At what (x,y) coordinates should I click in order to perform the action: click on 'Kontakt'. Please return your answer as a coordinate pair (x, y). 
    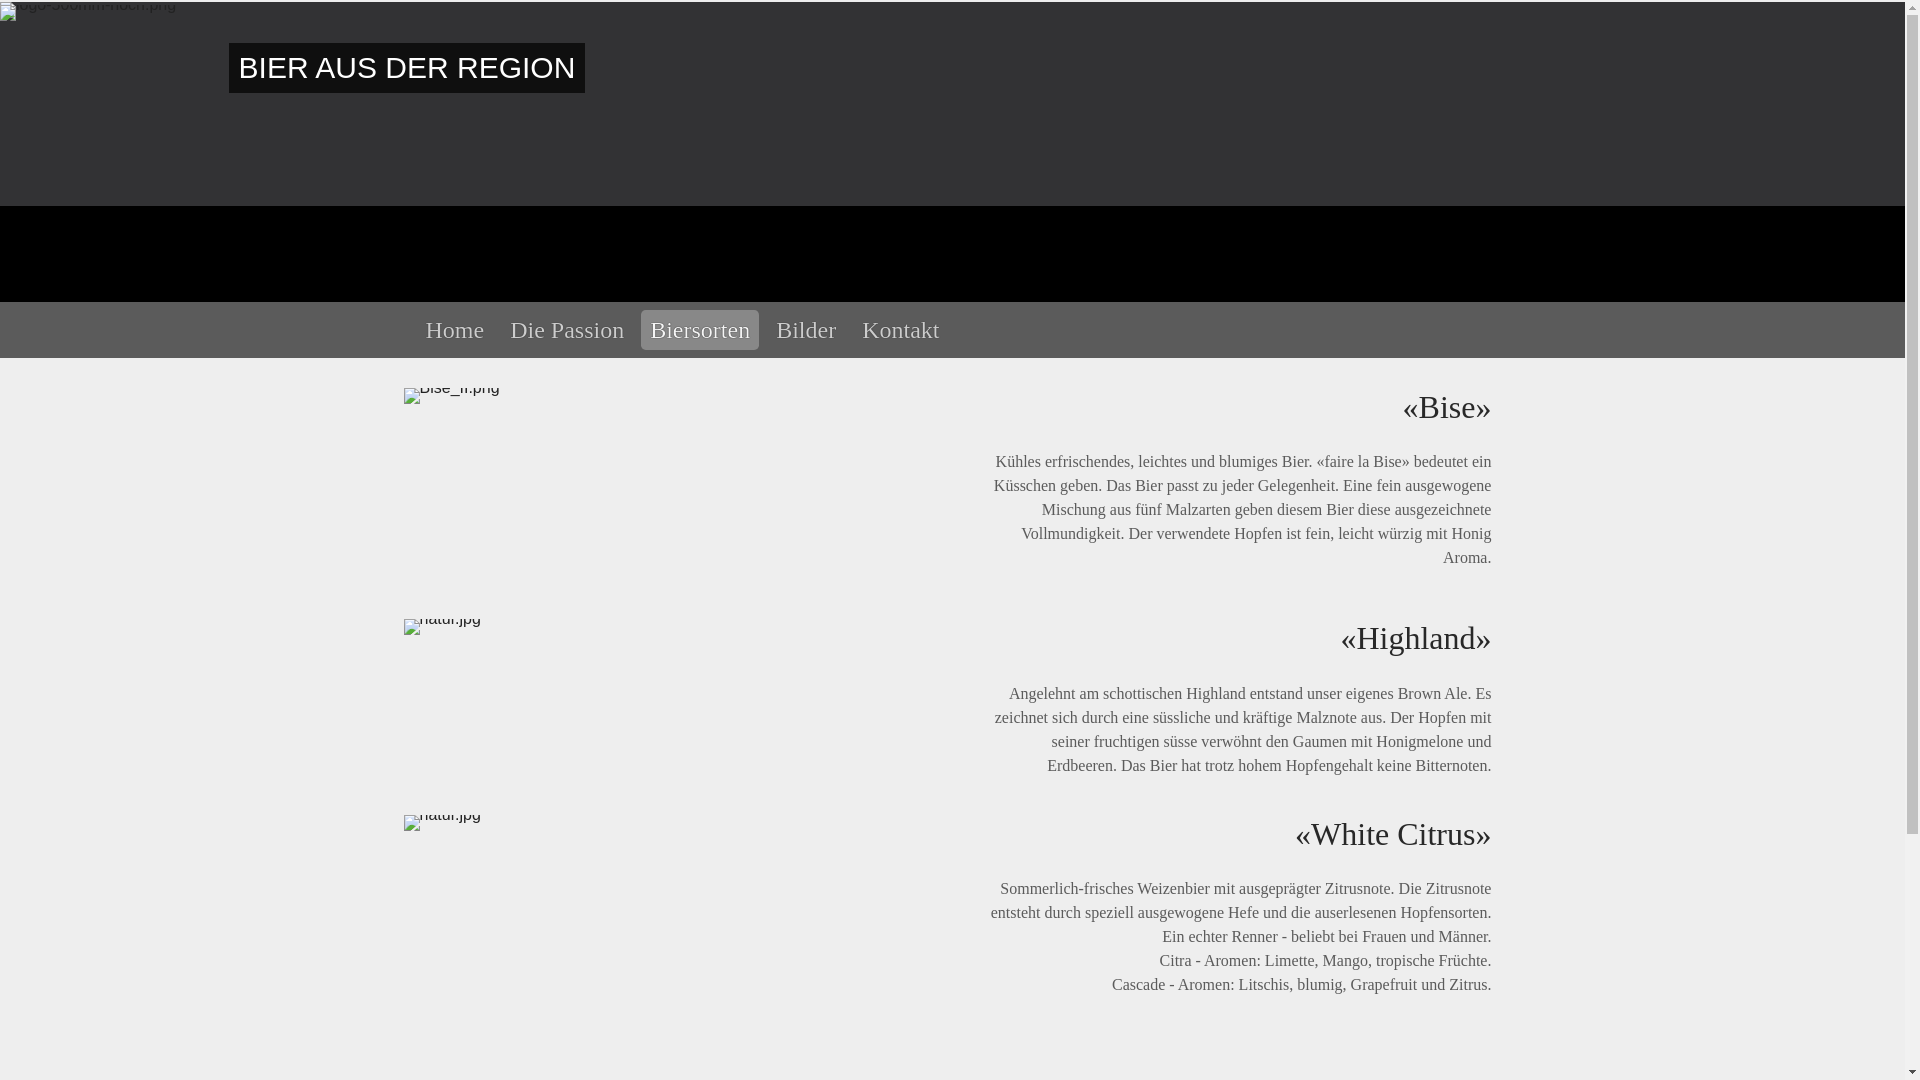
    Looking at the image, I should click on (899, 329).